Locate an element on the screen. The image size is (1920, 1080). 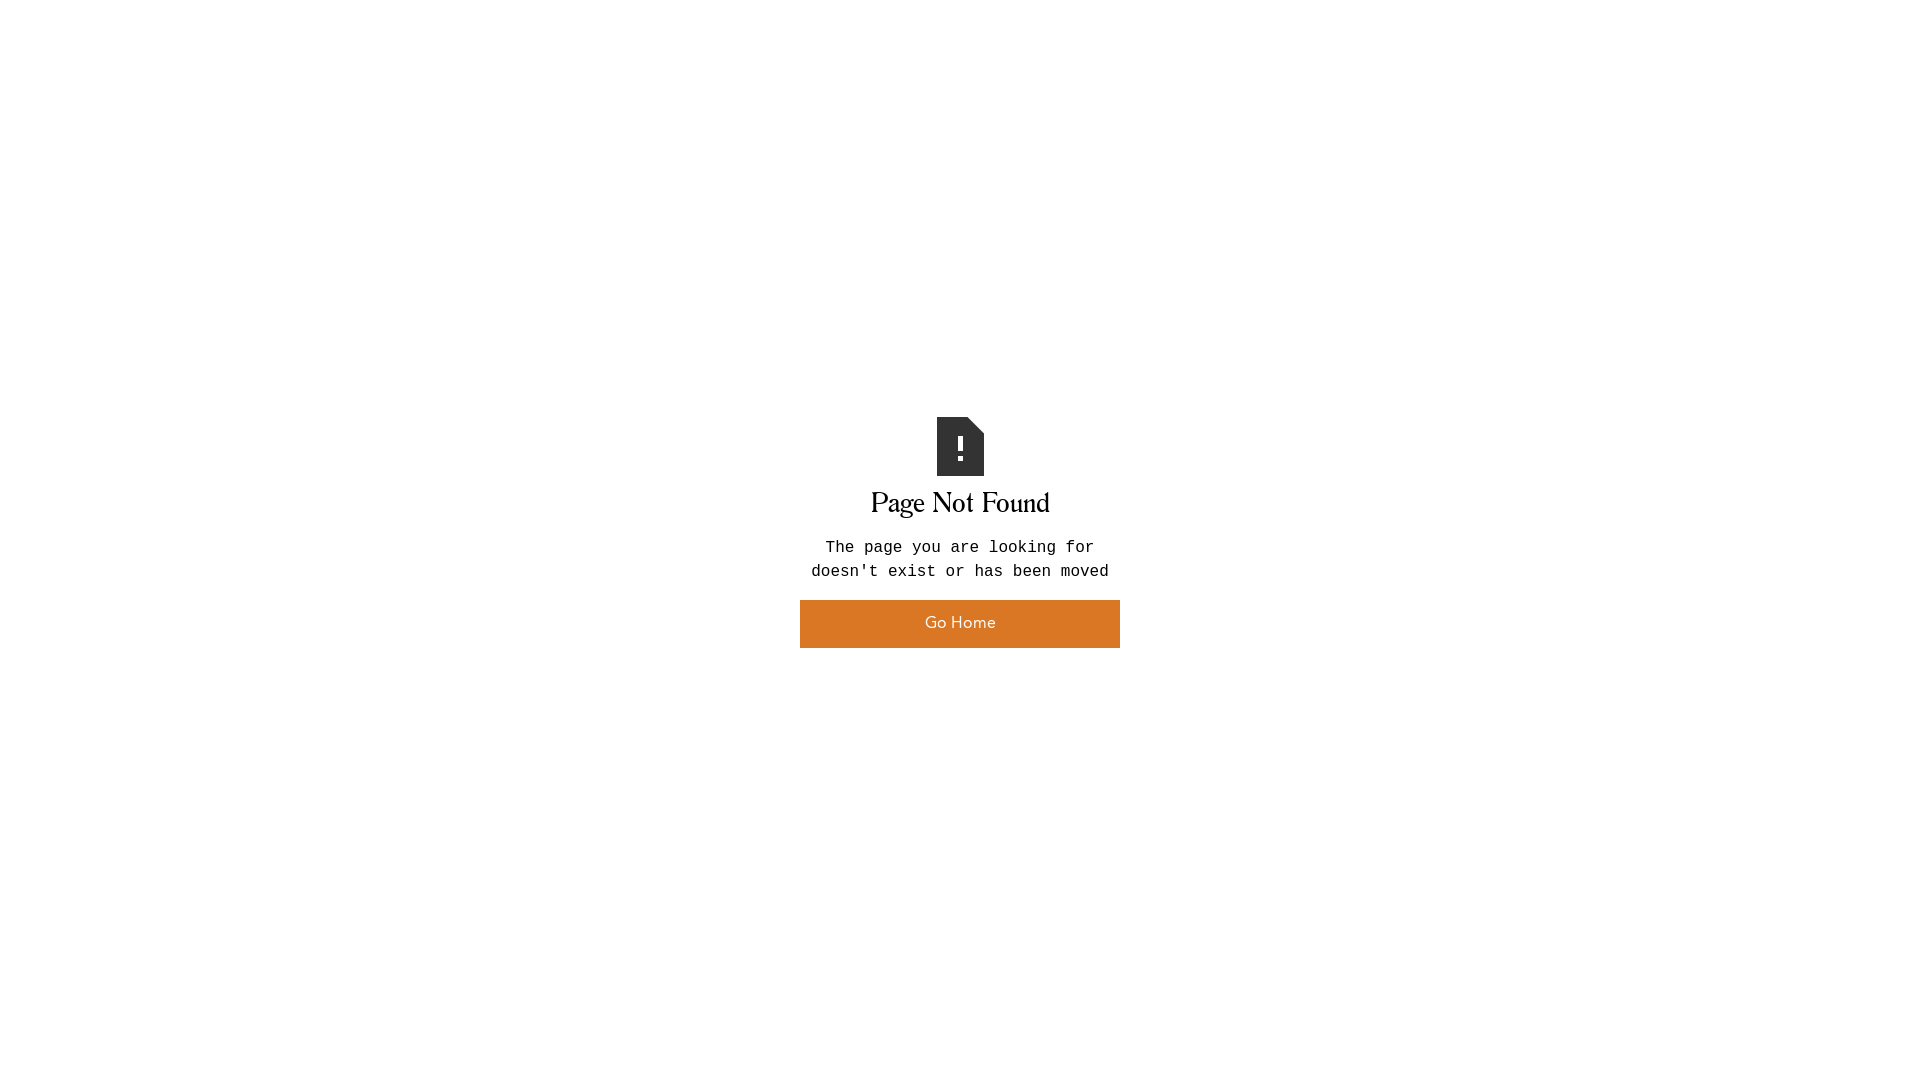
'Go Home' is located at coordinates (960, 623).